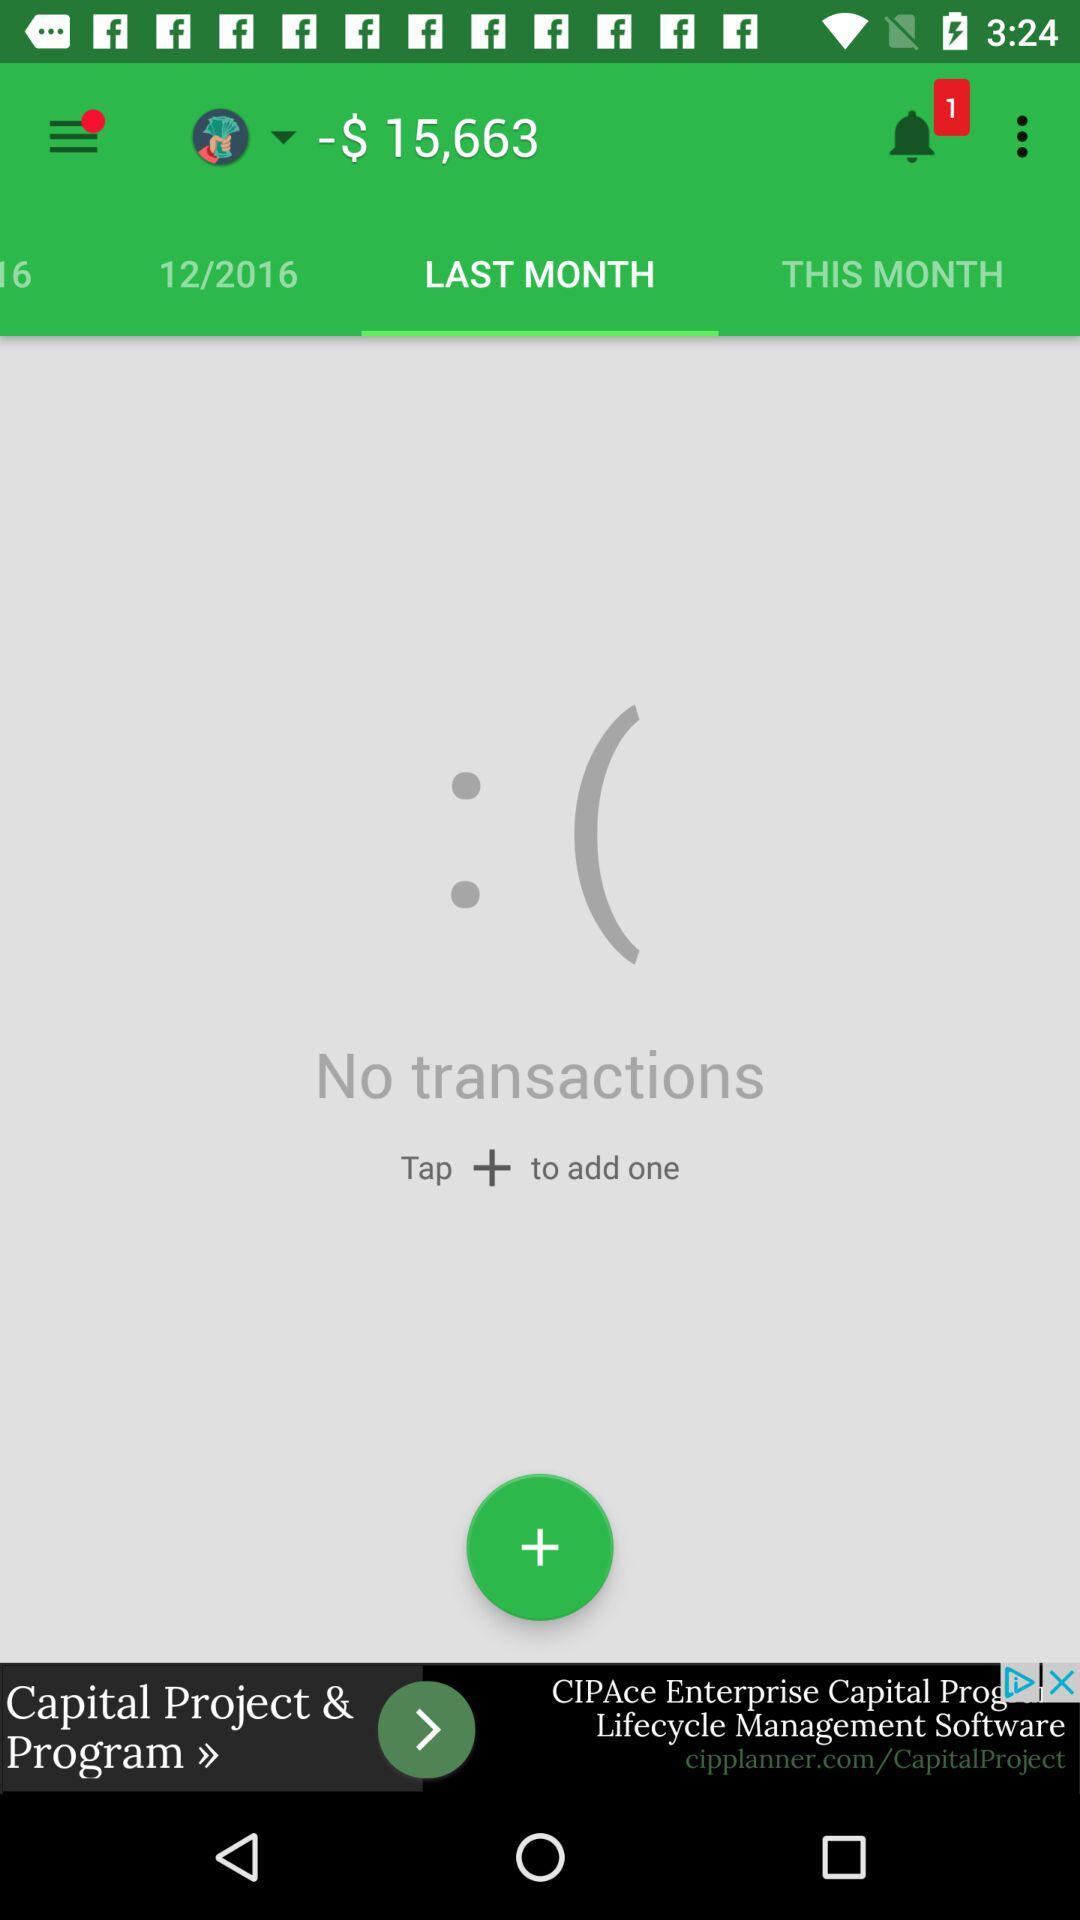 The width and height of the screenshot is (1080, 1920). What do you see at coordinates (72, 135) in the screenshot?
I see `menu options to select` at bounding box center [72, 135].